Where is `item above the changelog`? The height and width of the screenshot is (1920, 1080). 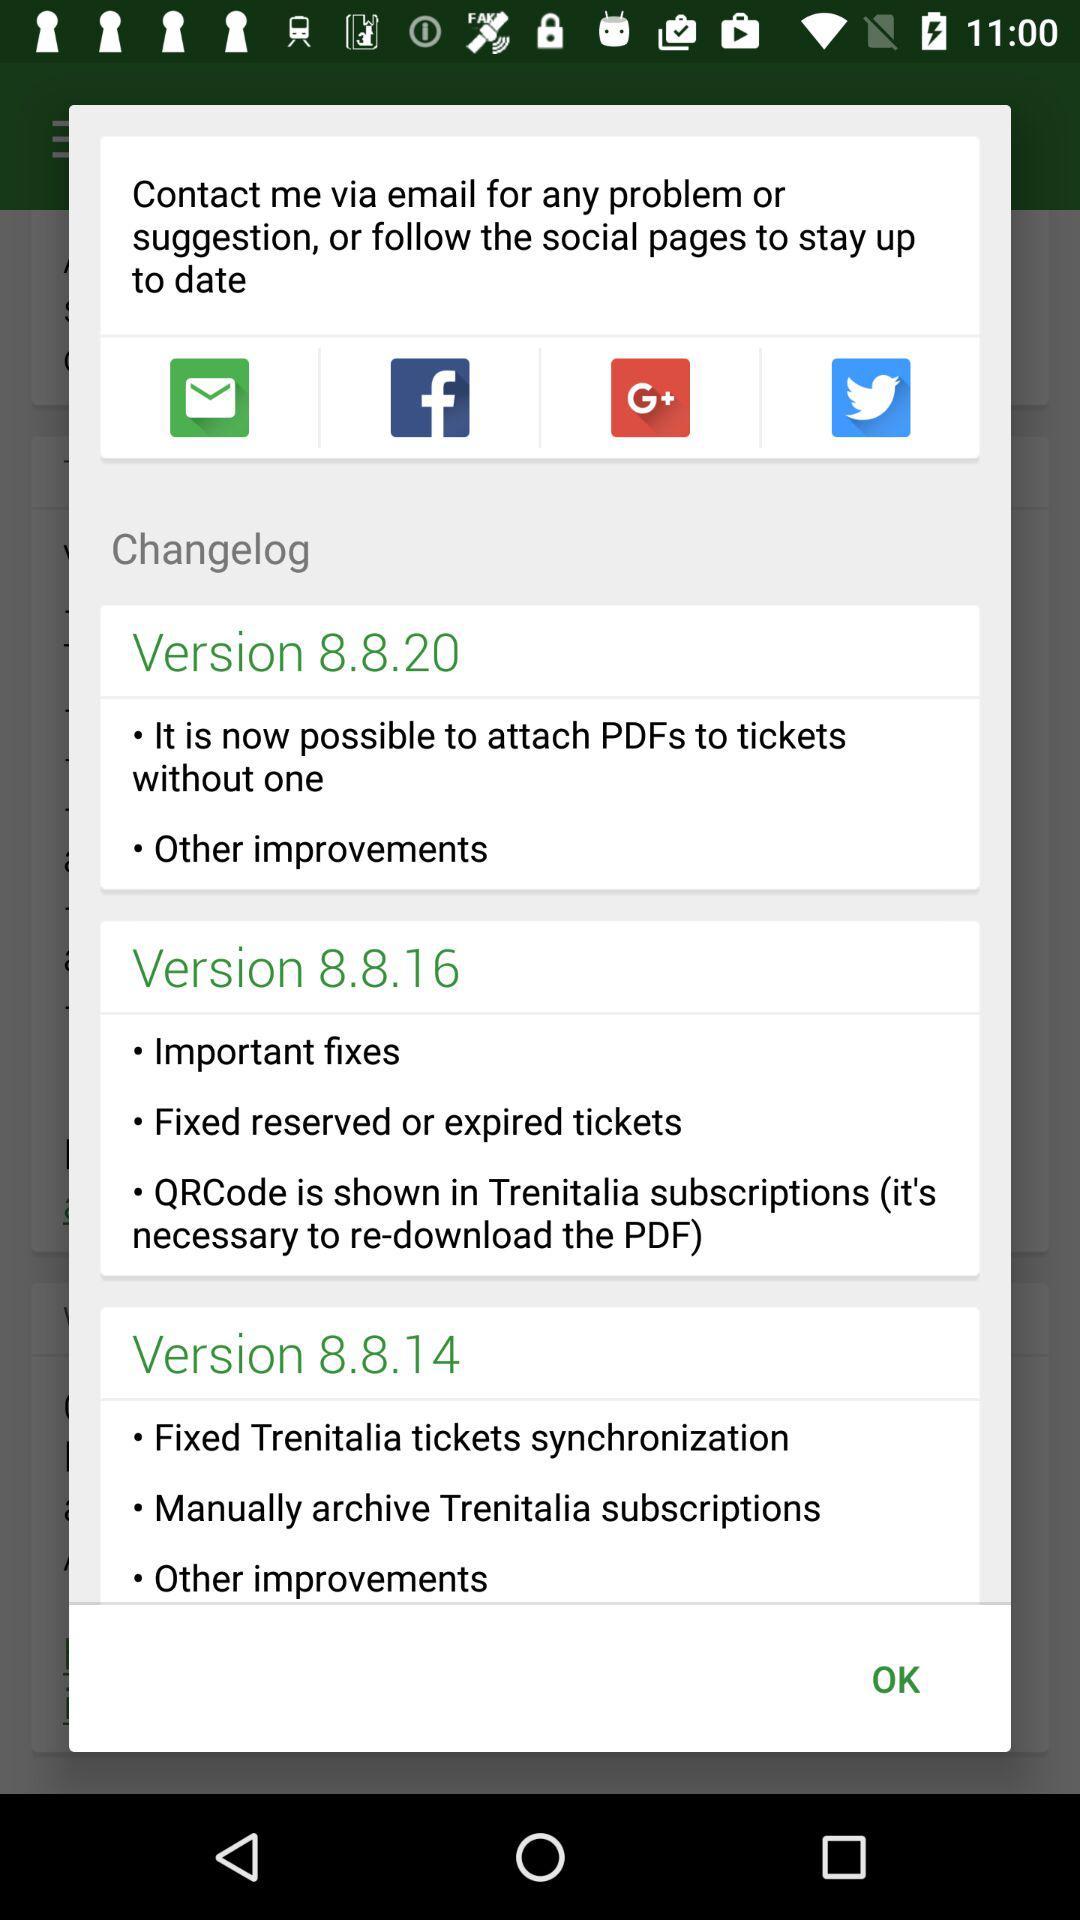 item above the changelog is located at coordinates (650, 397).